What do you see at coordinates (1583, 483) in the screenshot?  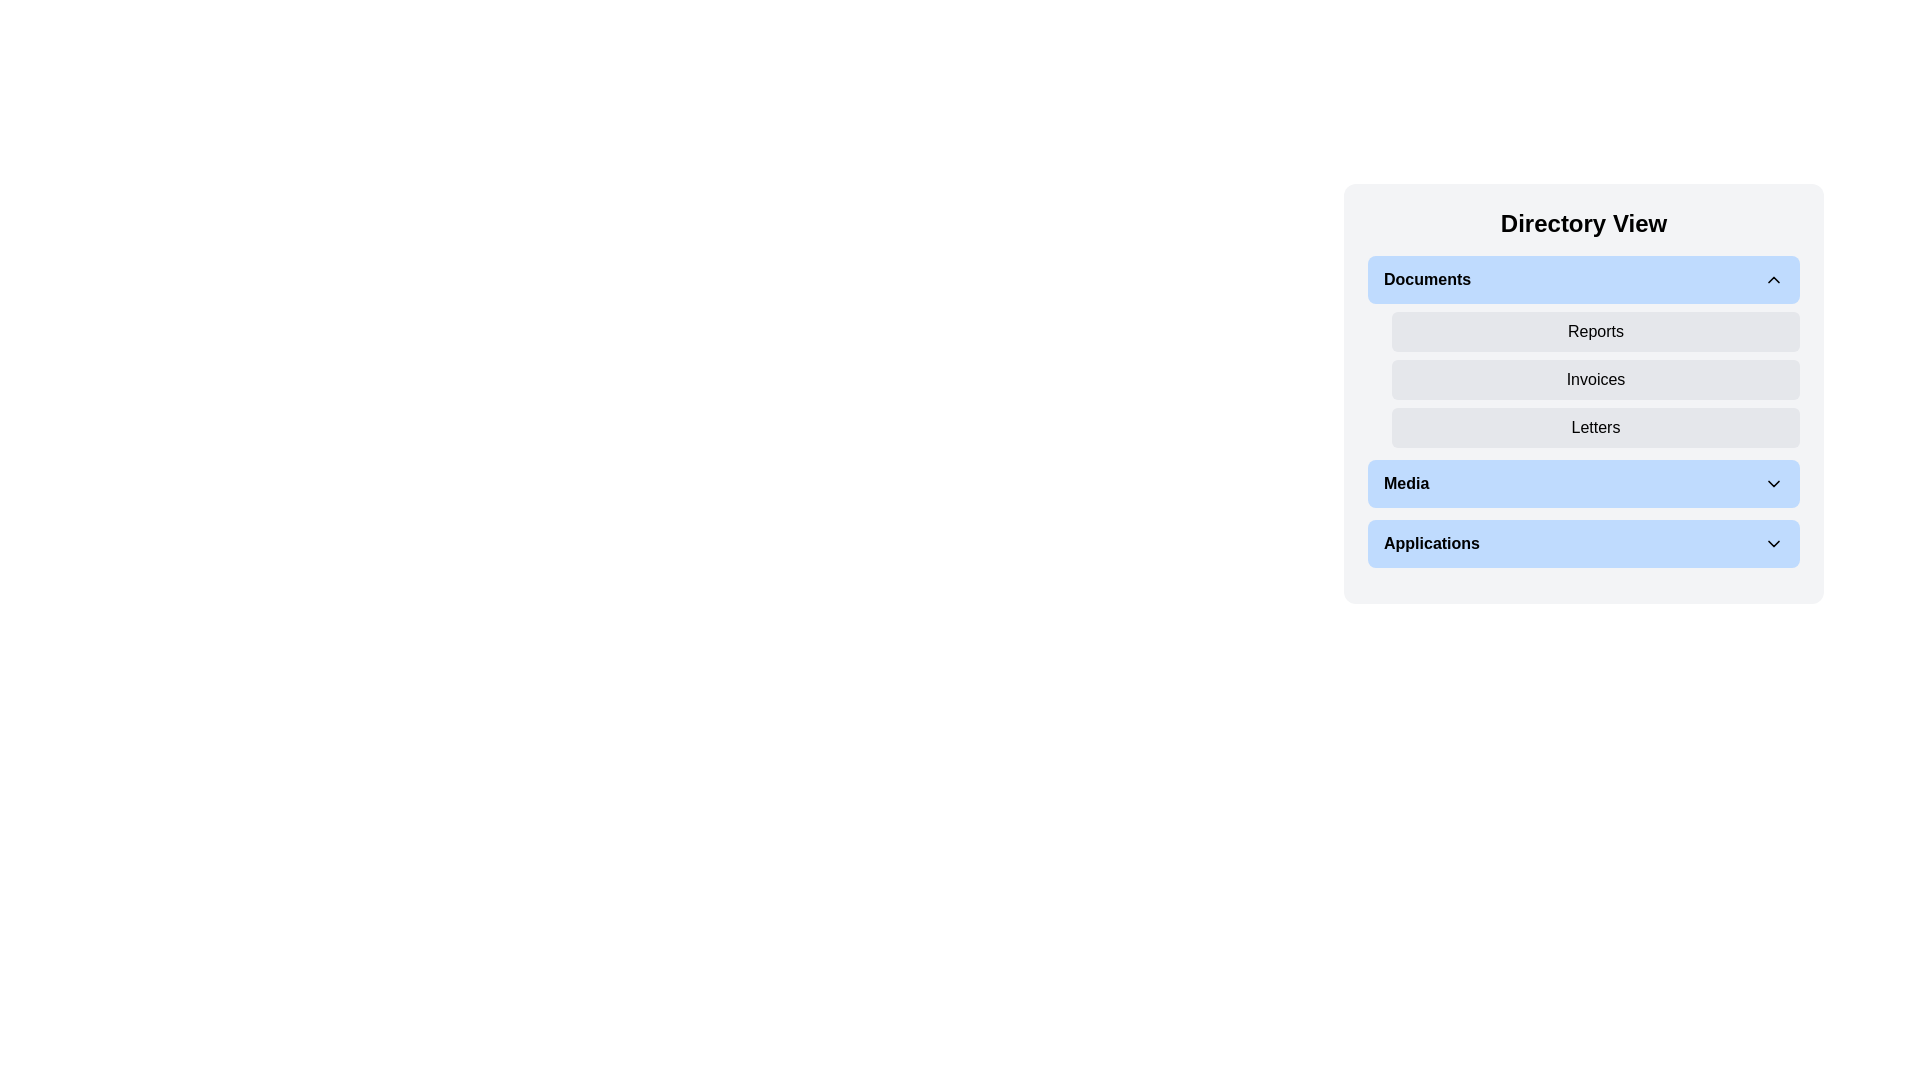 I see `the collapsible menu item for 'Media' located in the 'Directory View' section` at bounding box center [1583, 483].